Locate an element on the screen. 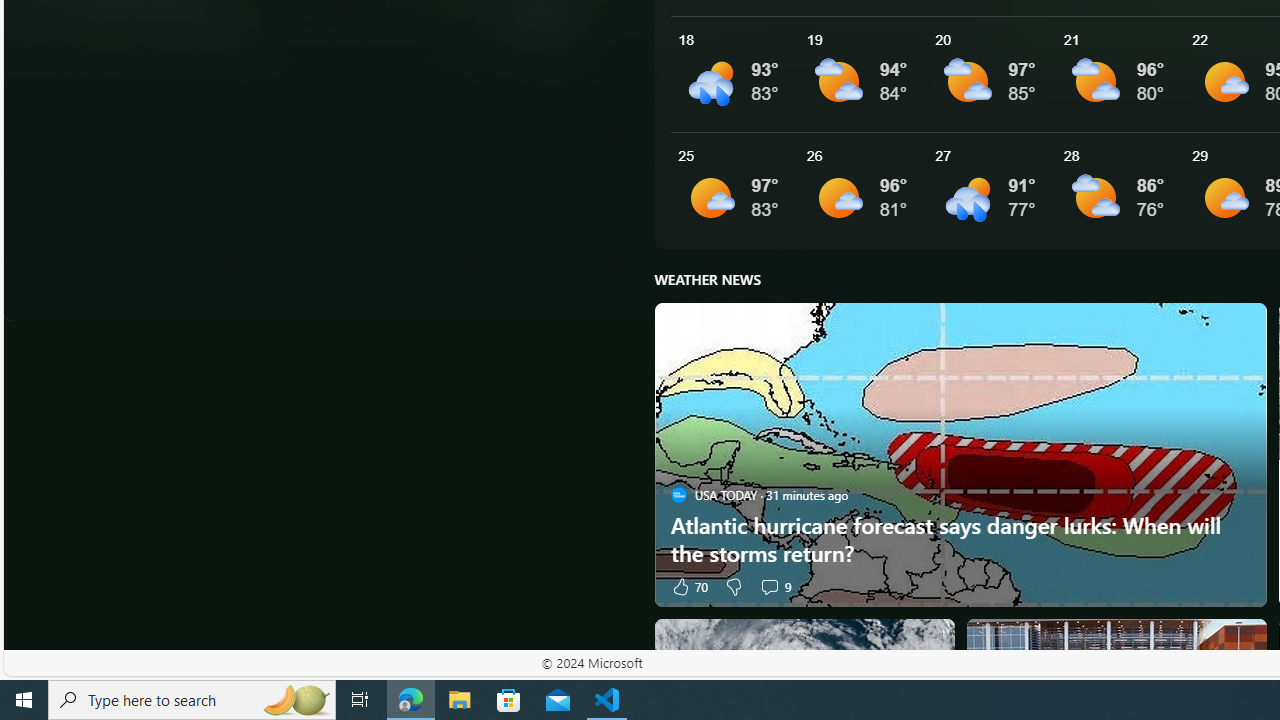 This screenshot has height=720, width=1280. 'View comments 9 Comment' is located at coordinates (768, 585).